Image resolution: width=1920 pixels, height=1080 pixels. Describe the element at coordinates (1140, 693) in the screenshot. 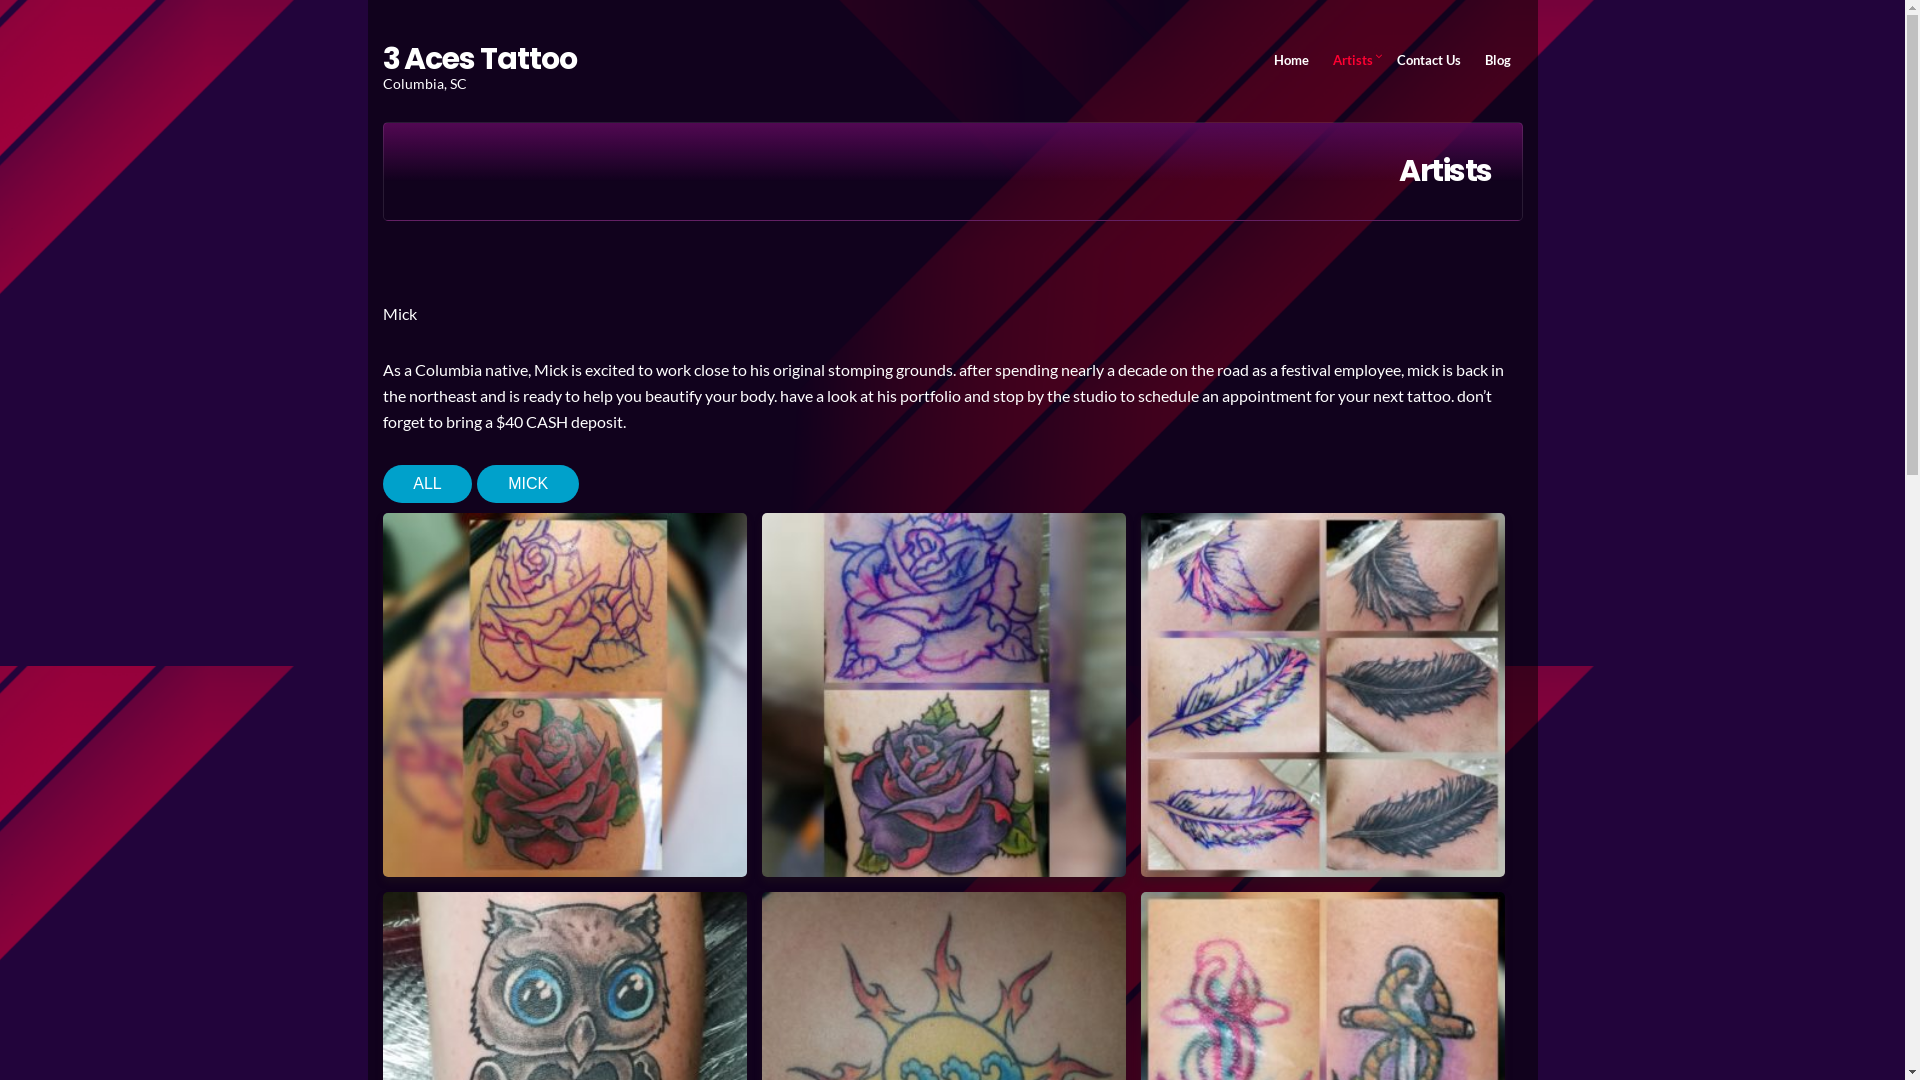

I see `'IMG_20170625_111314_068'` at that location.